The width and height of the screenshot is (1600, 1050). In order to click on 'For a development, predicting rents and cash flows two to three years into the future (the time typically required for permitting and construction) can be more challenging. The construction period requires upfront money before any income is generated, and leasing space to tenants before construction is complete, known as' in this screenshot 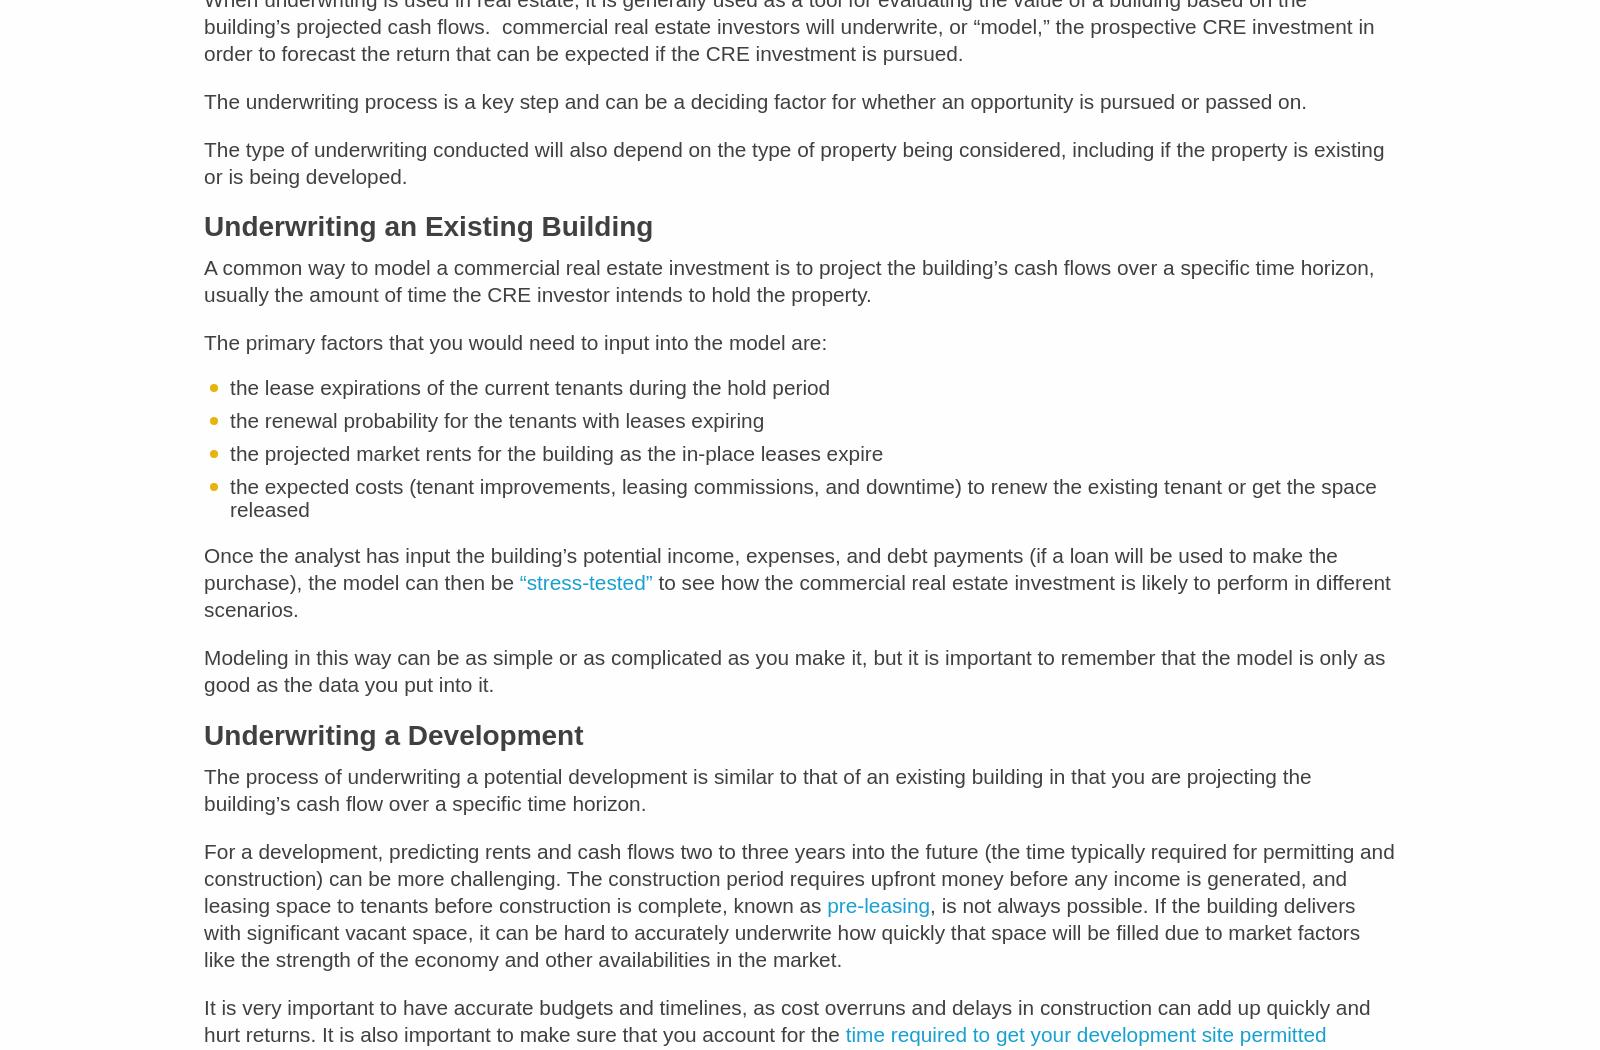, I will do `click(799, 891)`.